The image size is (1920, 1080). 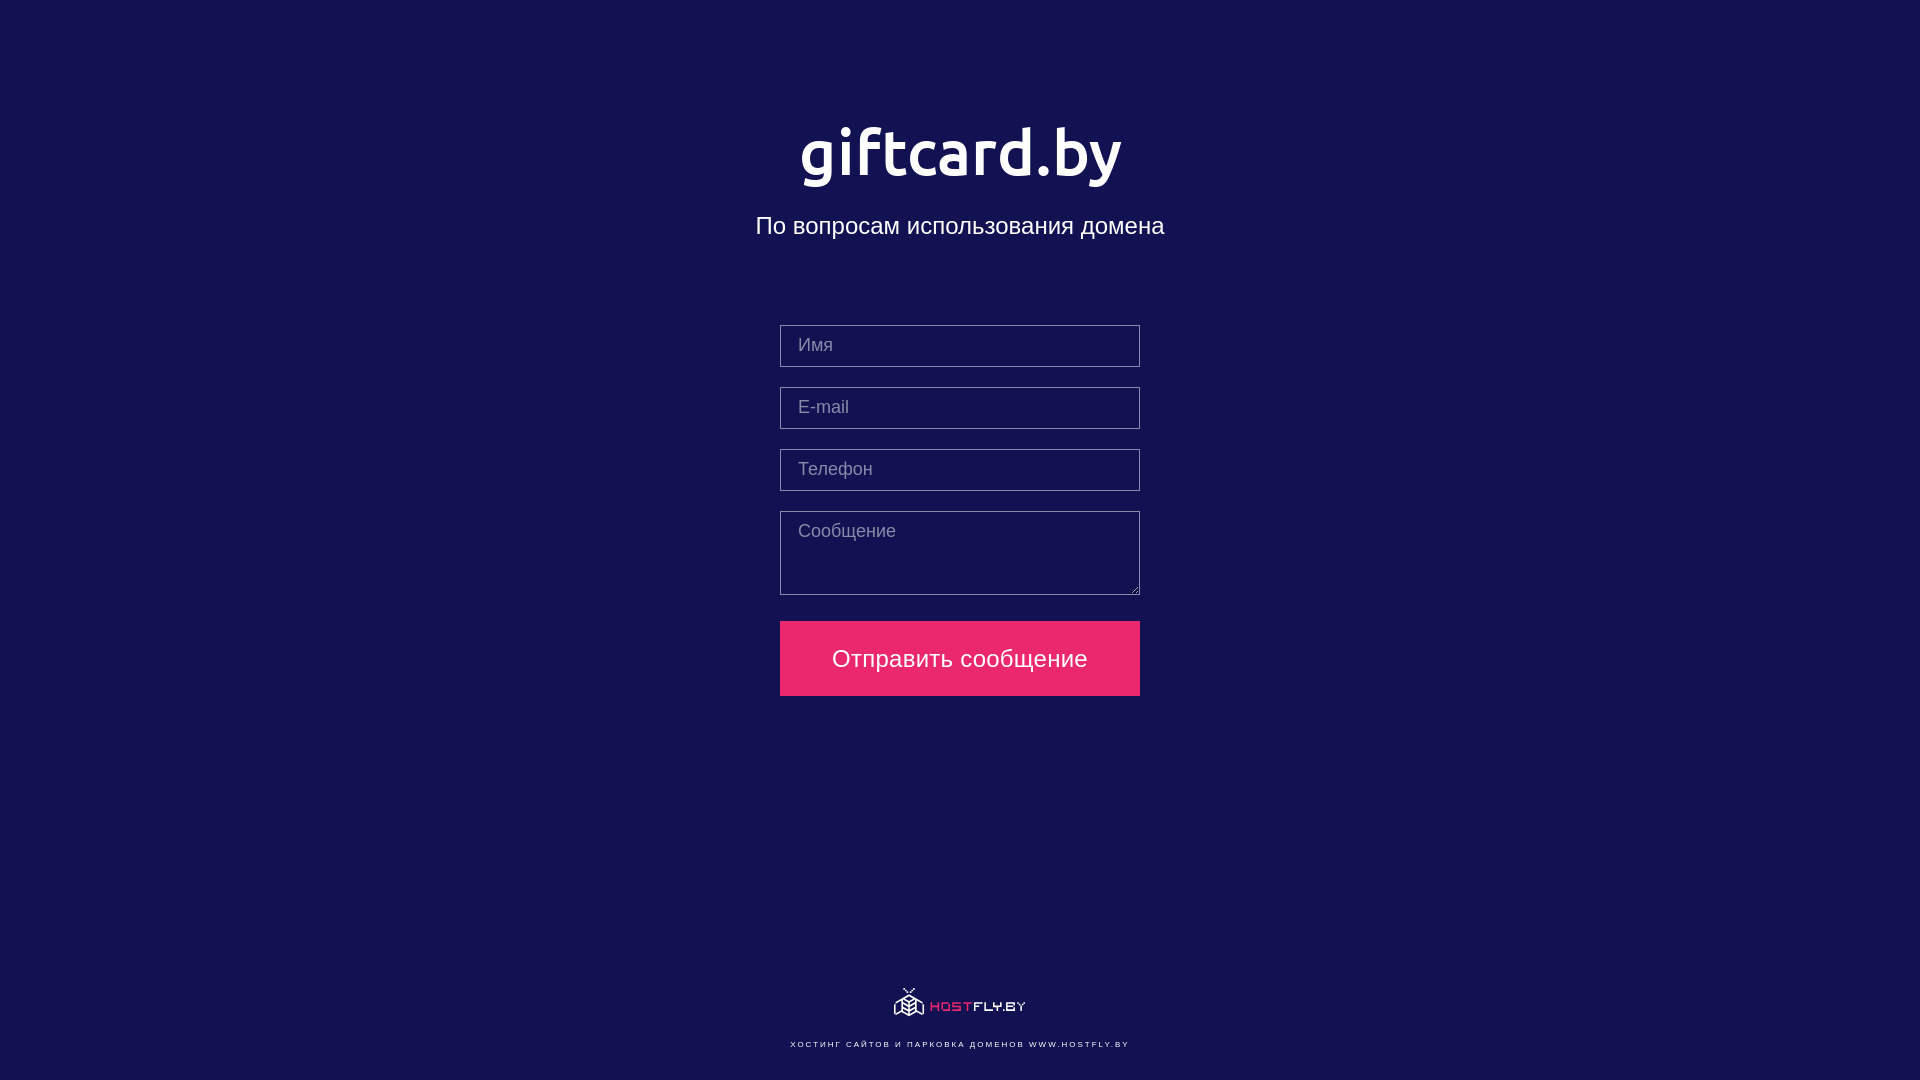 I want to click on 'WWW.HOSTFLY.BY', so click(x=1078, y=1043).